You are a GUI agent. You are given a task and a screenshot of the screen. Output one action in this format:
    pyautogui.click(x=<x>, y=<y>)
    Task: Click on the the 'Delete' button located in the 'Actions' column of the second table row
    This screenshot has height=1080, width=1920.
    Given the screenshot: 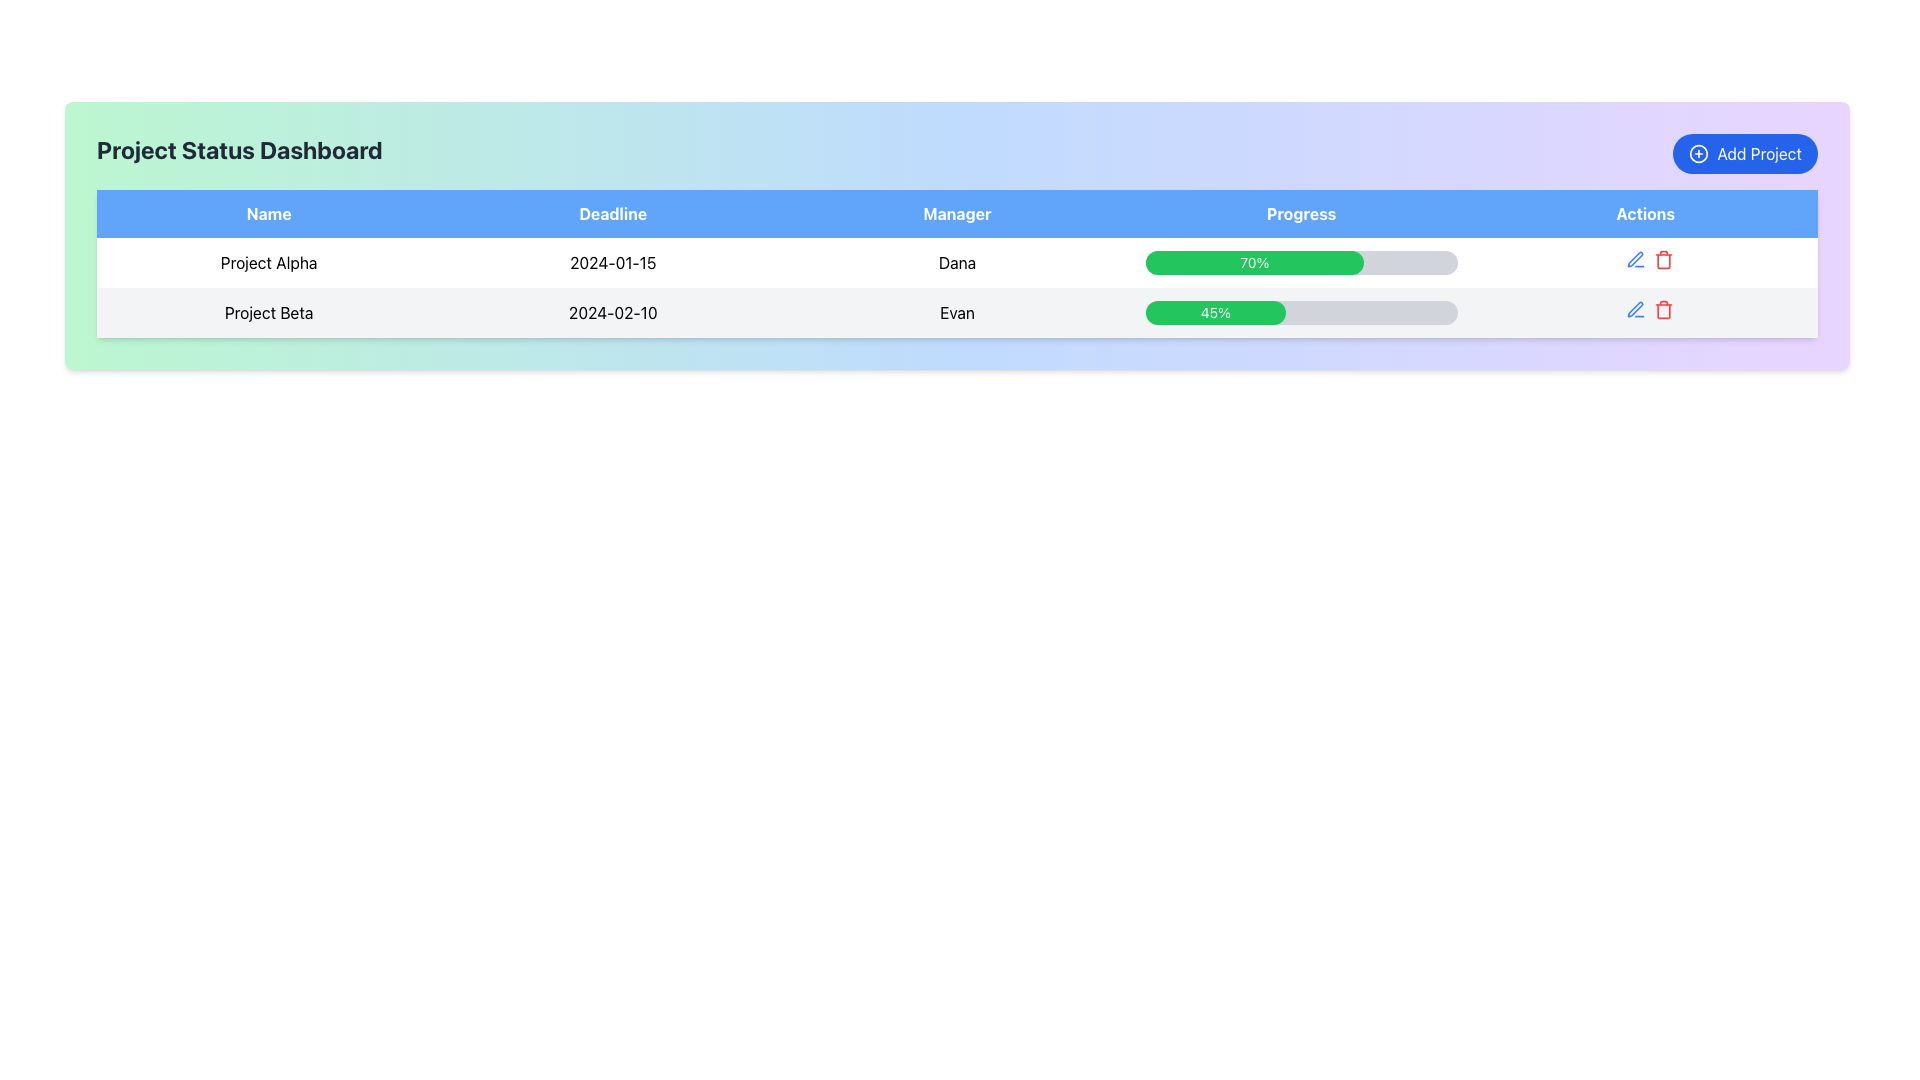 What is the action you would take?
    pyautogui.click(x=1663, y=309)
    